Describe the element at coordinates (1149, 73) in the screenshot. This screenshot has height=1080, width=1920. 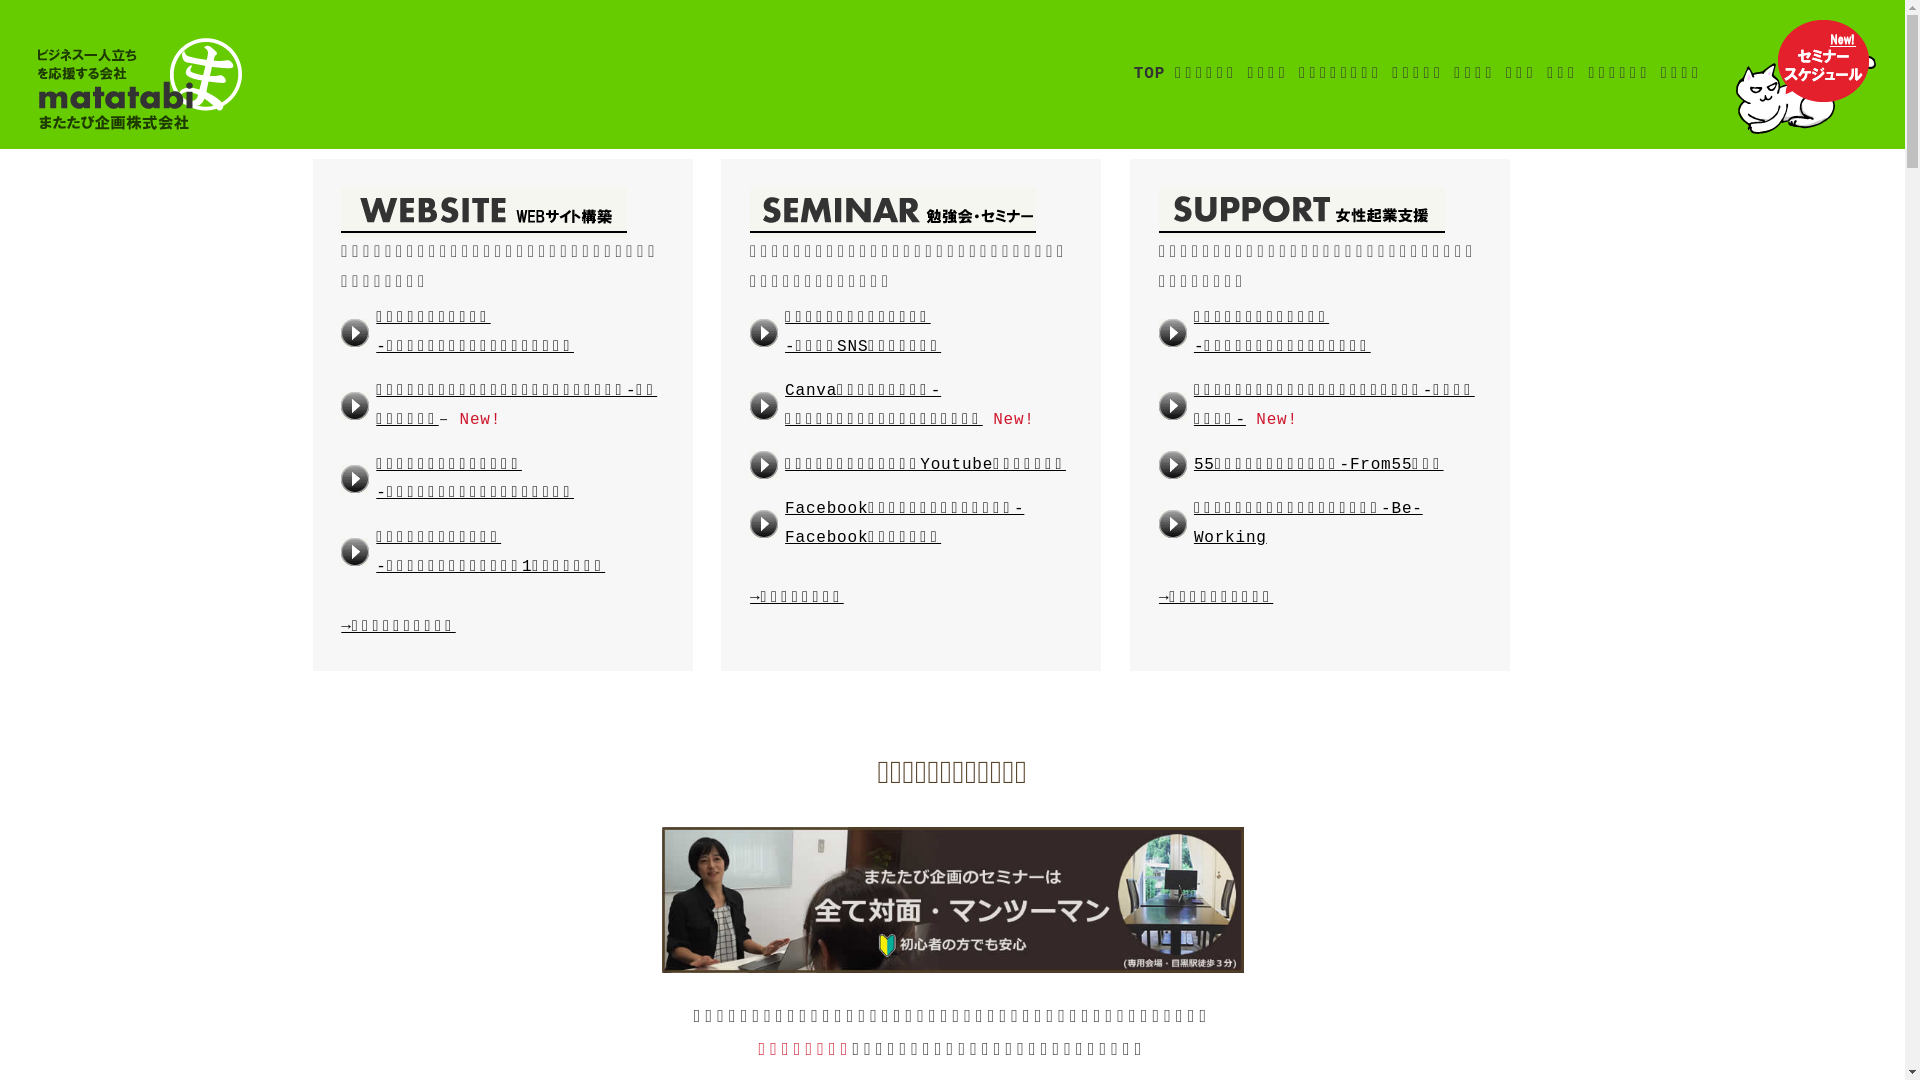
I see `'TOP'` at that location.